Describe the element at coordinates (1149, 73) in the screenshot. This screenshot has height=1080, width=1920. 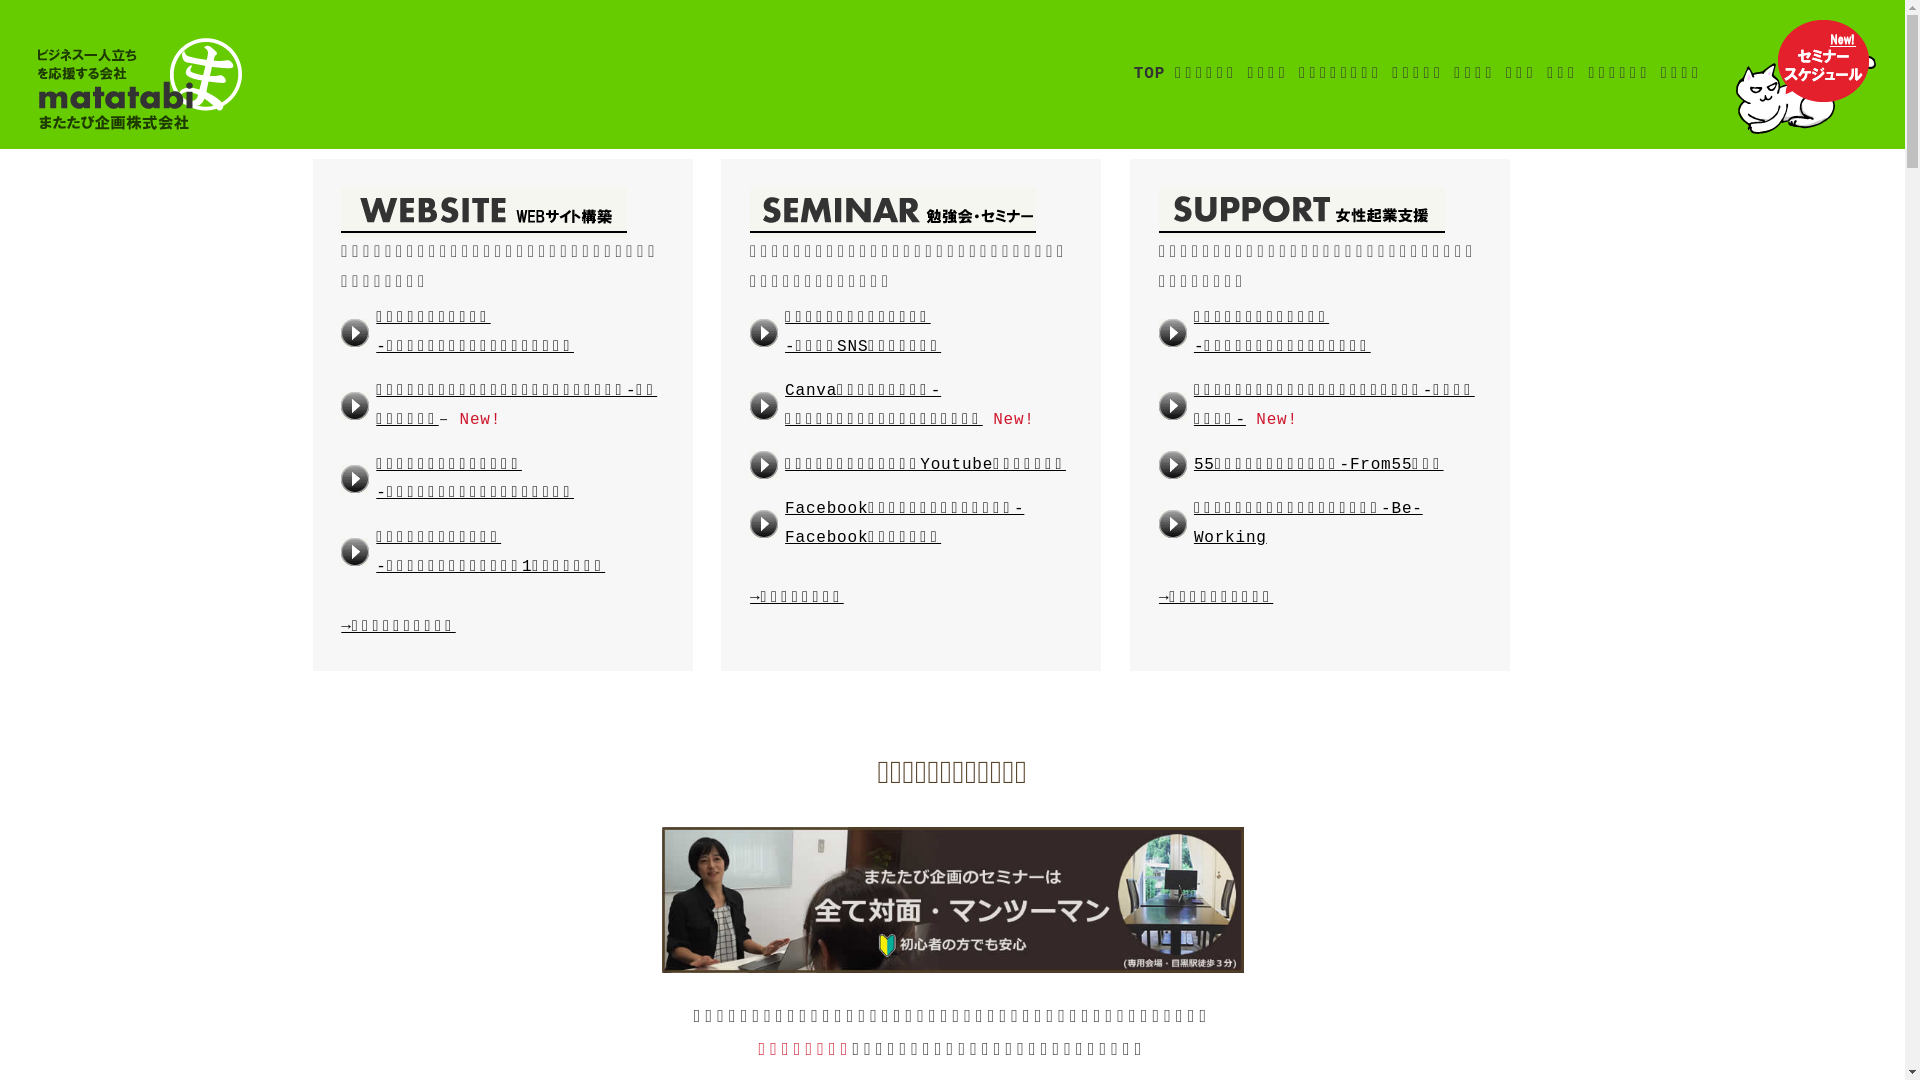
I see `'TOP'` at that location.